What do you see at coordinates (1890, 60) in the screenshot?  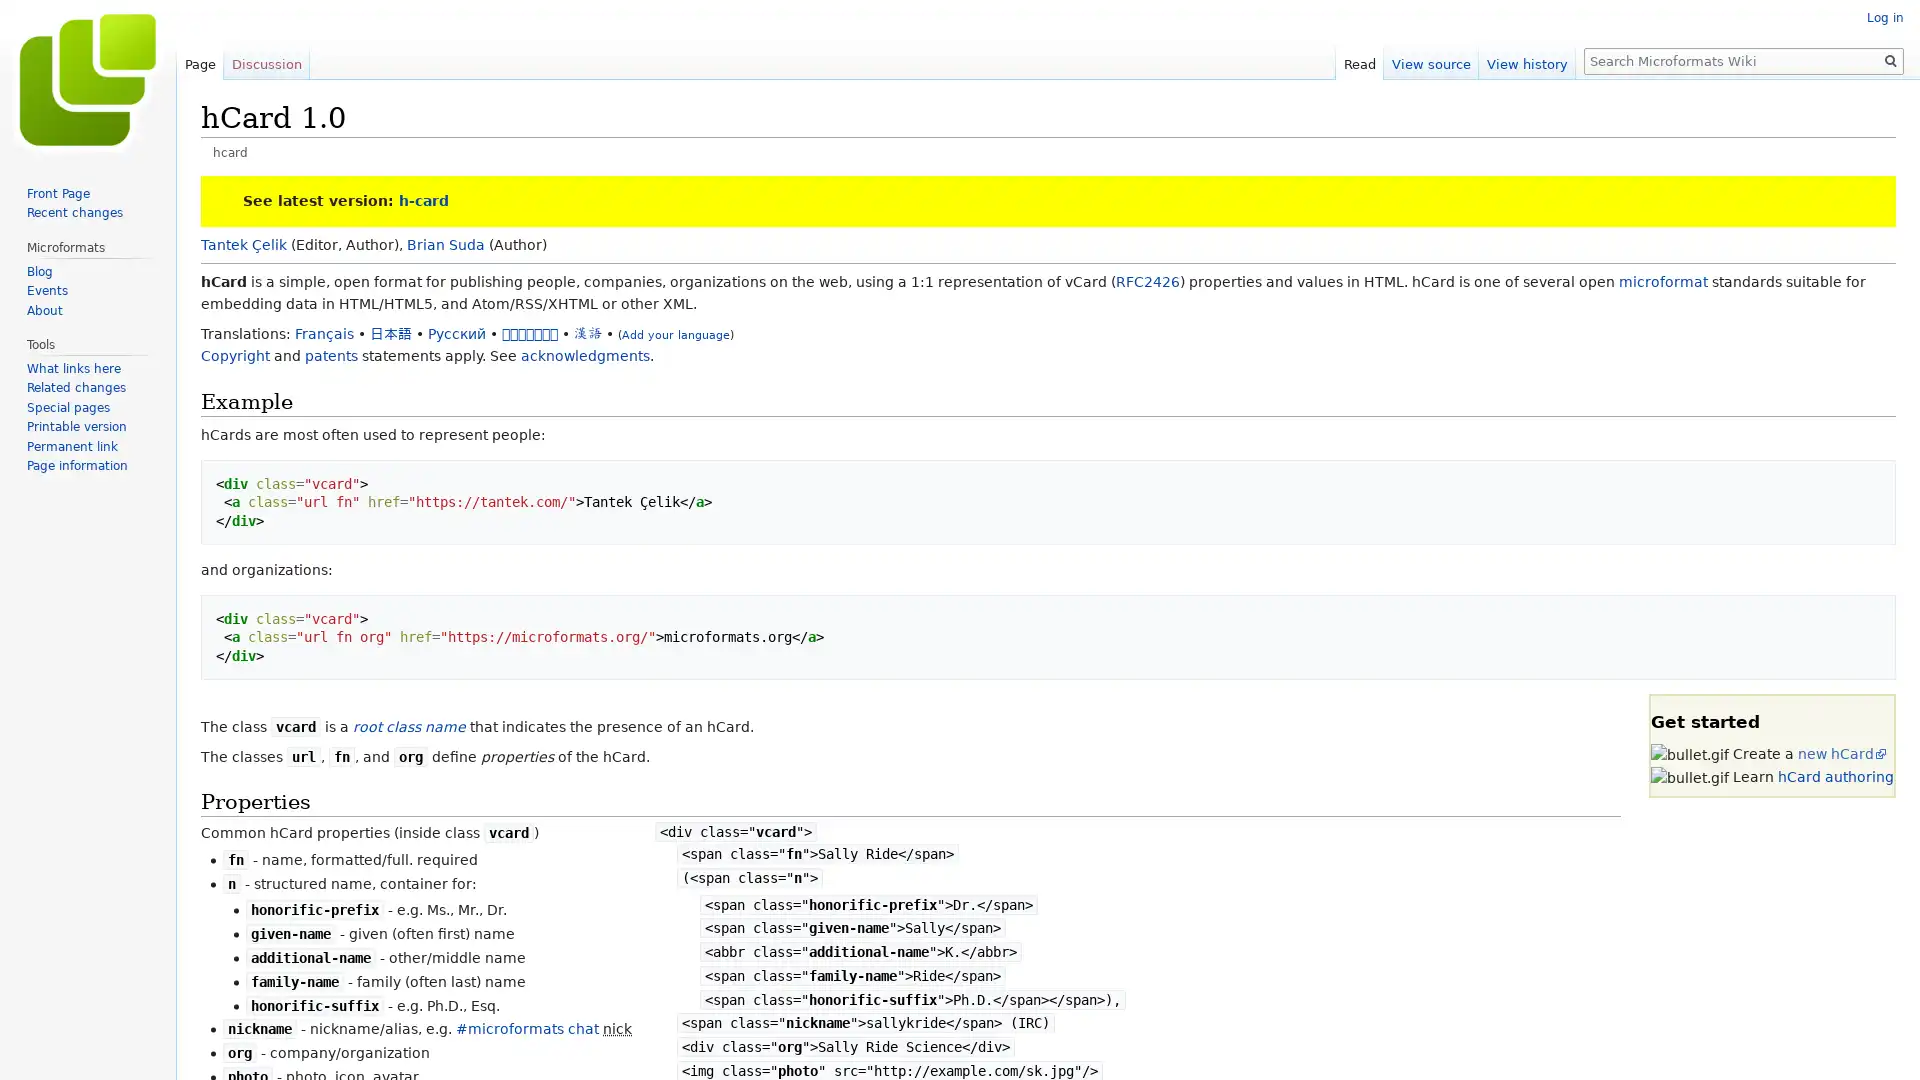 I see `Go` at bounding box center [1890, 60].